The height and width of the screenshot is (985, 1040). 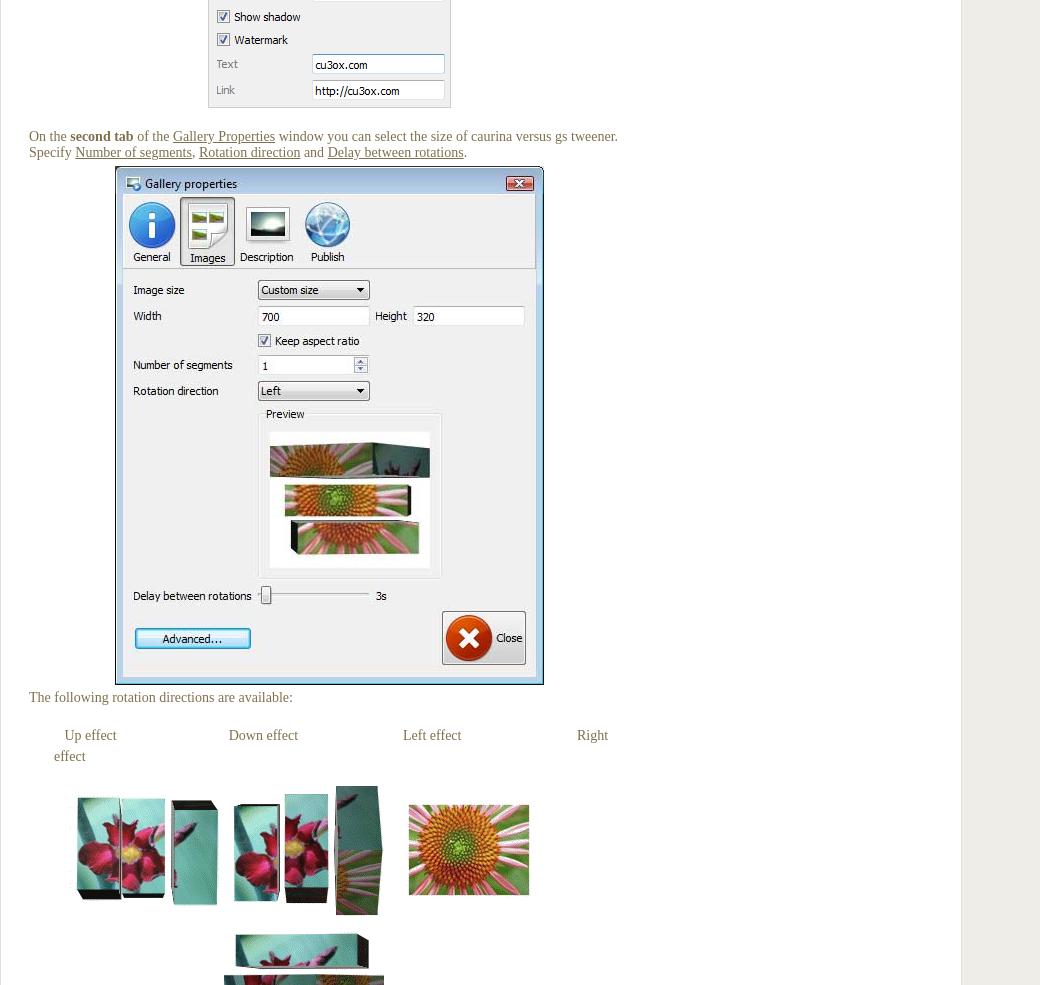 I want to click on 'On the', so click(x=48, y=136).